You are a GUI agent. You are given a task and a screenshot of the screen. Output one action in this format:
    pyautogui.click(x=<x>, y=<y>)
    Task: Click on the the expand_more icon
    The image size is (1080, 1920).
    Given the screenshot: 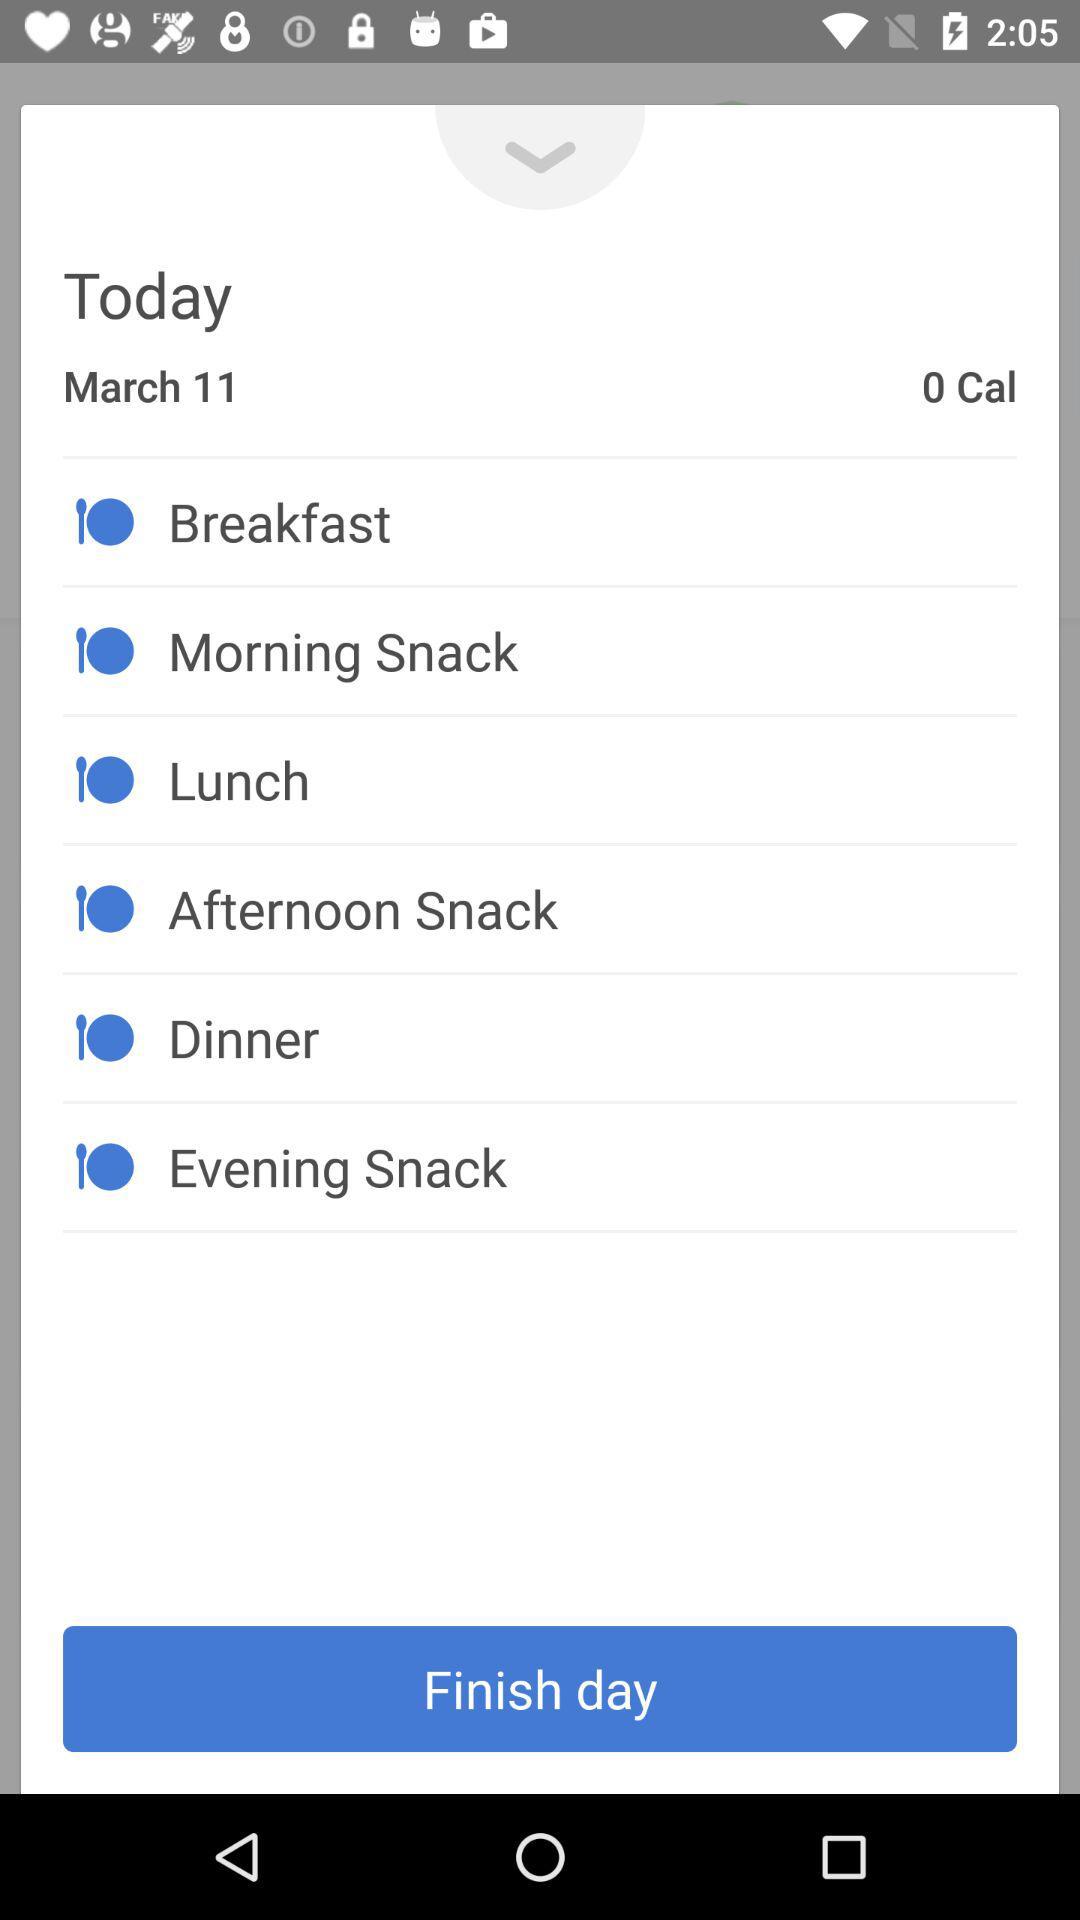 What is the action you would take?
    pyautogui.click(x=540, y=156)
    